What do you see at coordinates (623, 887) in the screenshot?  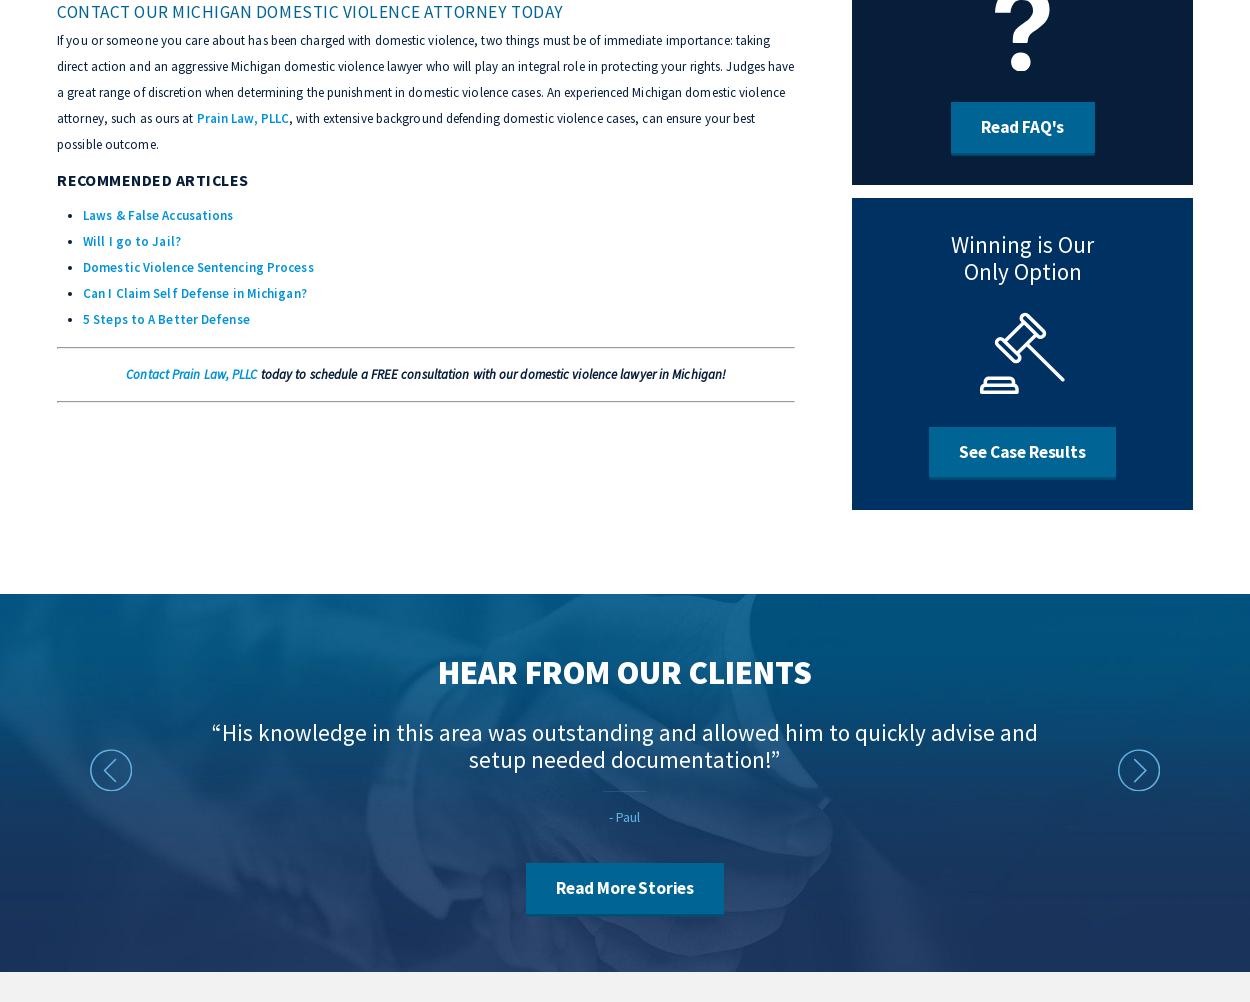 I see `'Read More Stories'` at bounding box center [623, 887].